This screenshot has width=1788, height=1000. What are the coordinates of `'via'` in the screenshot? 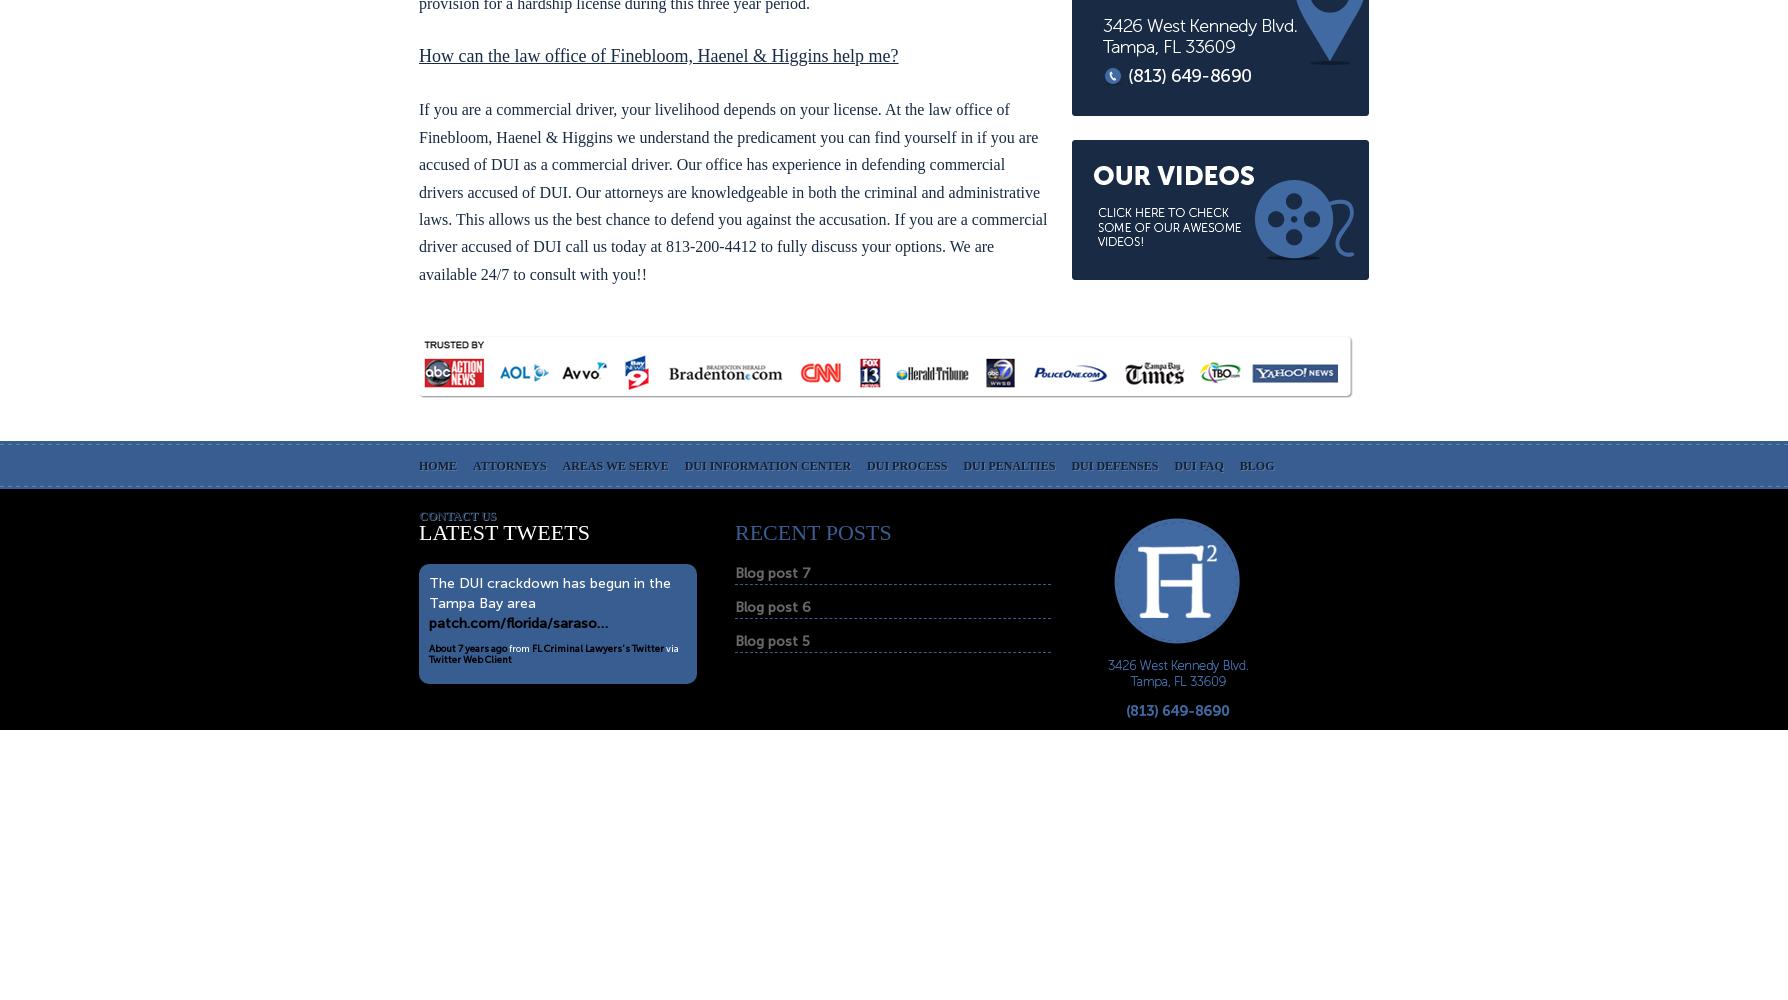 It's located at (664, 647).